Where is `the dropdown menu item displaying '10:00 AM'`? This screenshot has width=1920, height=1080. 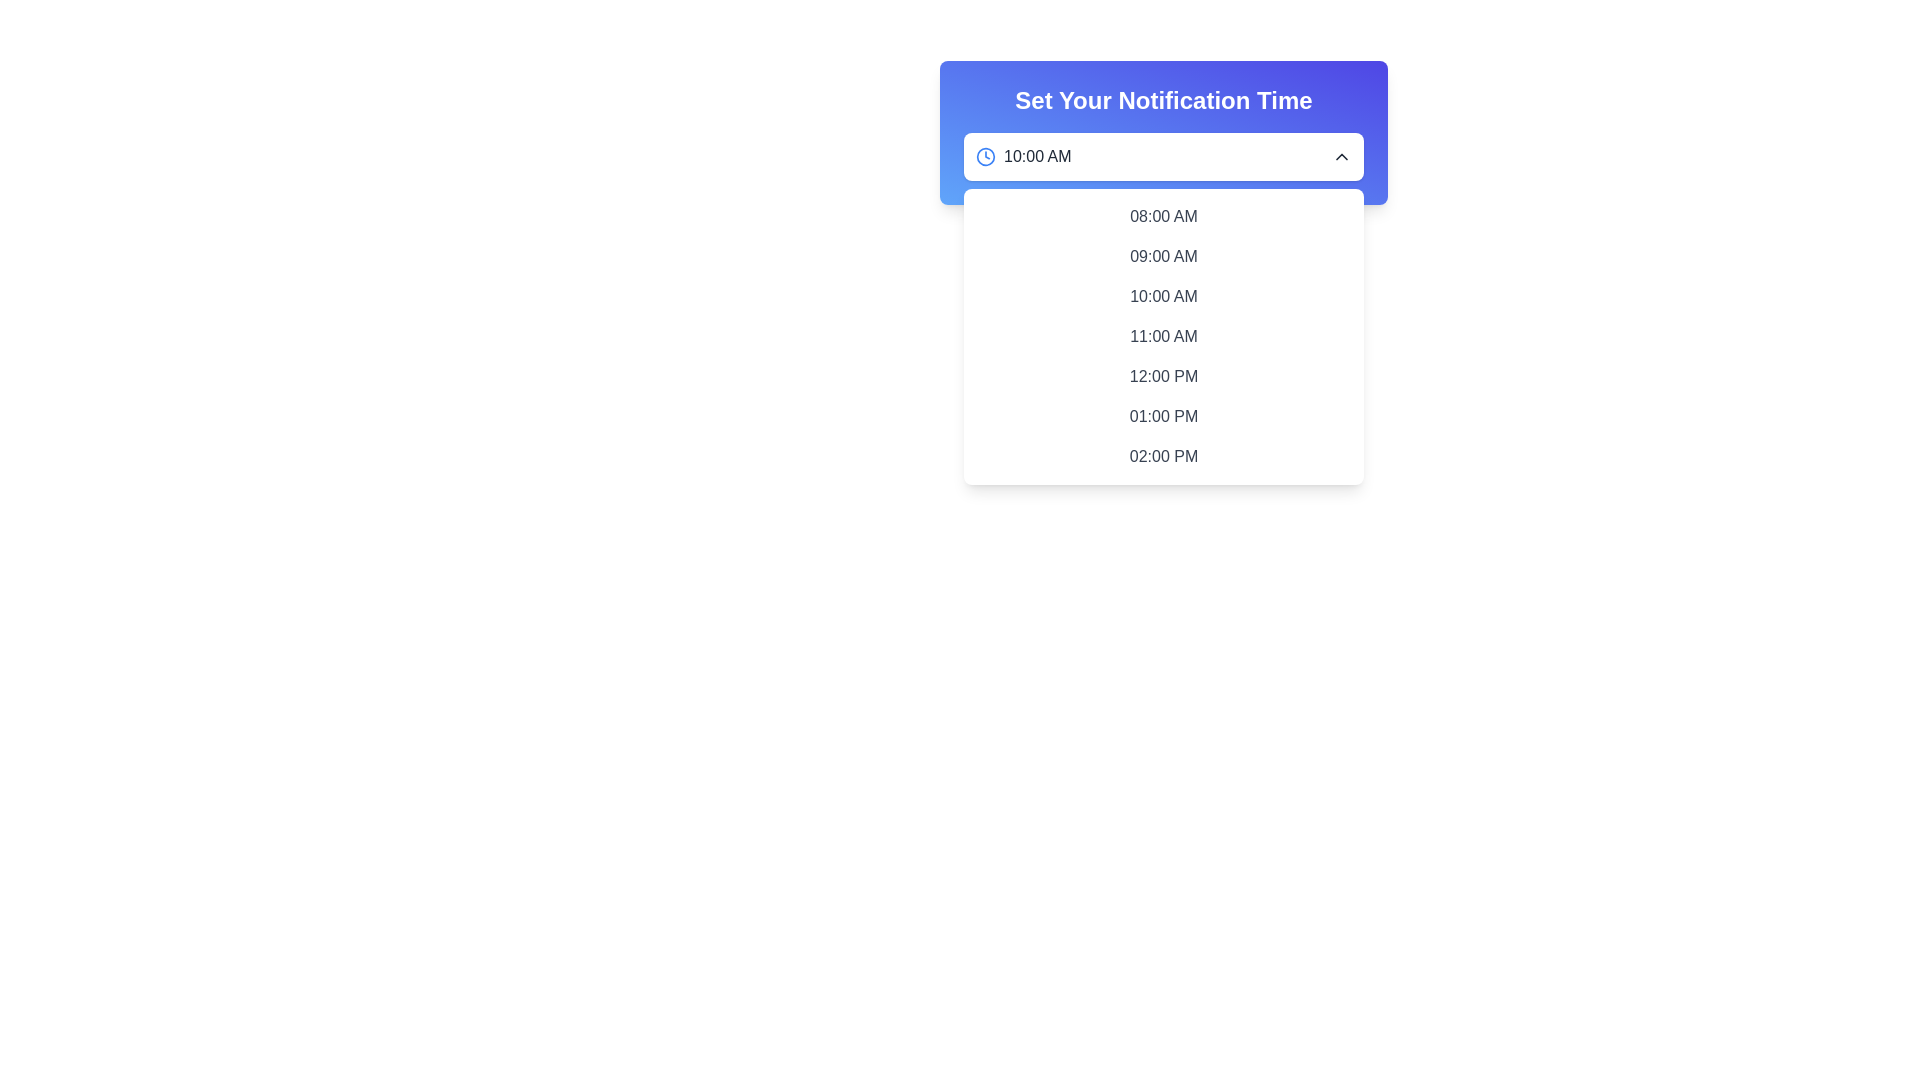
the dropdown menu item displaying '10:00 AM' is located at coordinates (1163, 297).